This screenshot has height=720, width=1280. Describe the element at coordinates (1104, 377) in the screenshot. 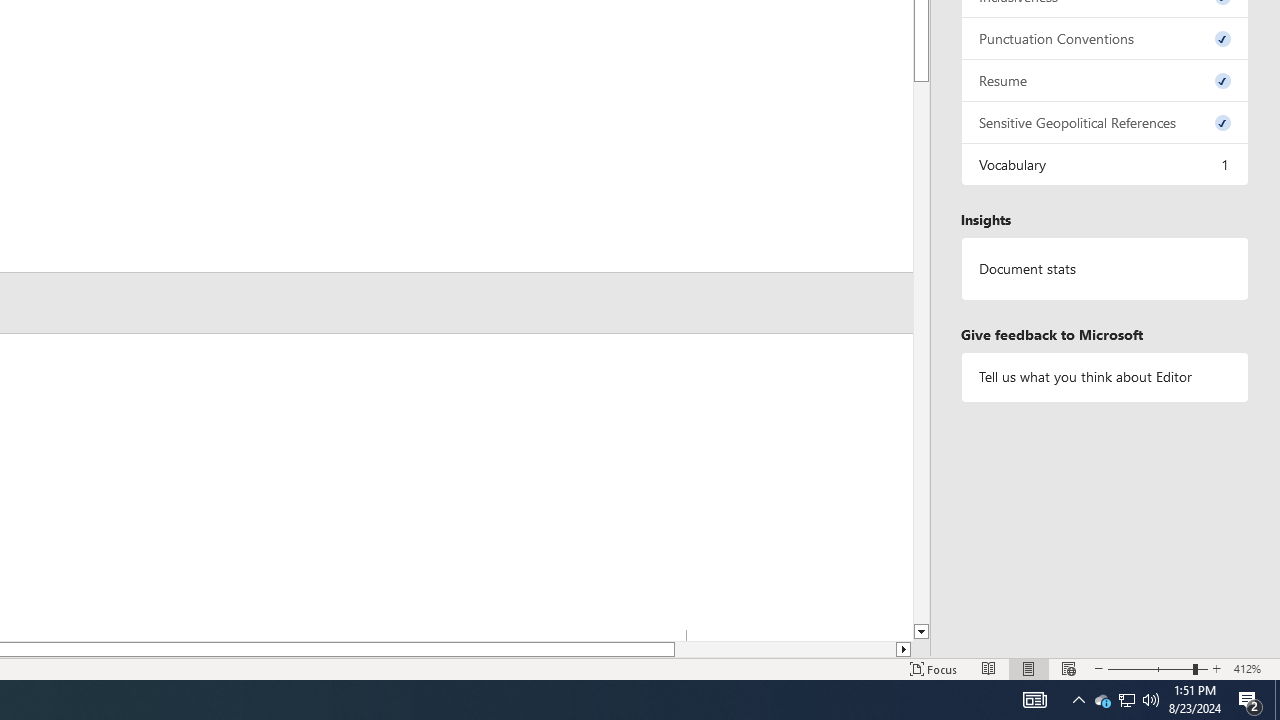

I see `'Tell us what you think about Editor'` at that location.